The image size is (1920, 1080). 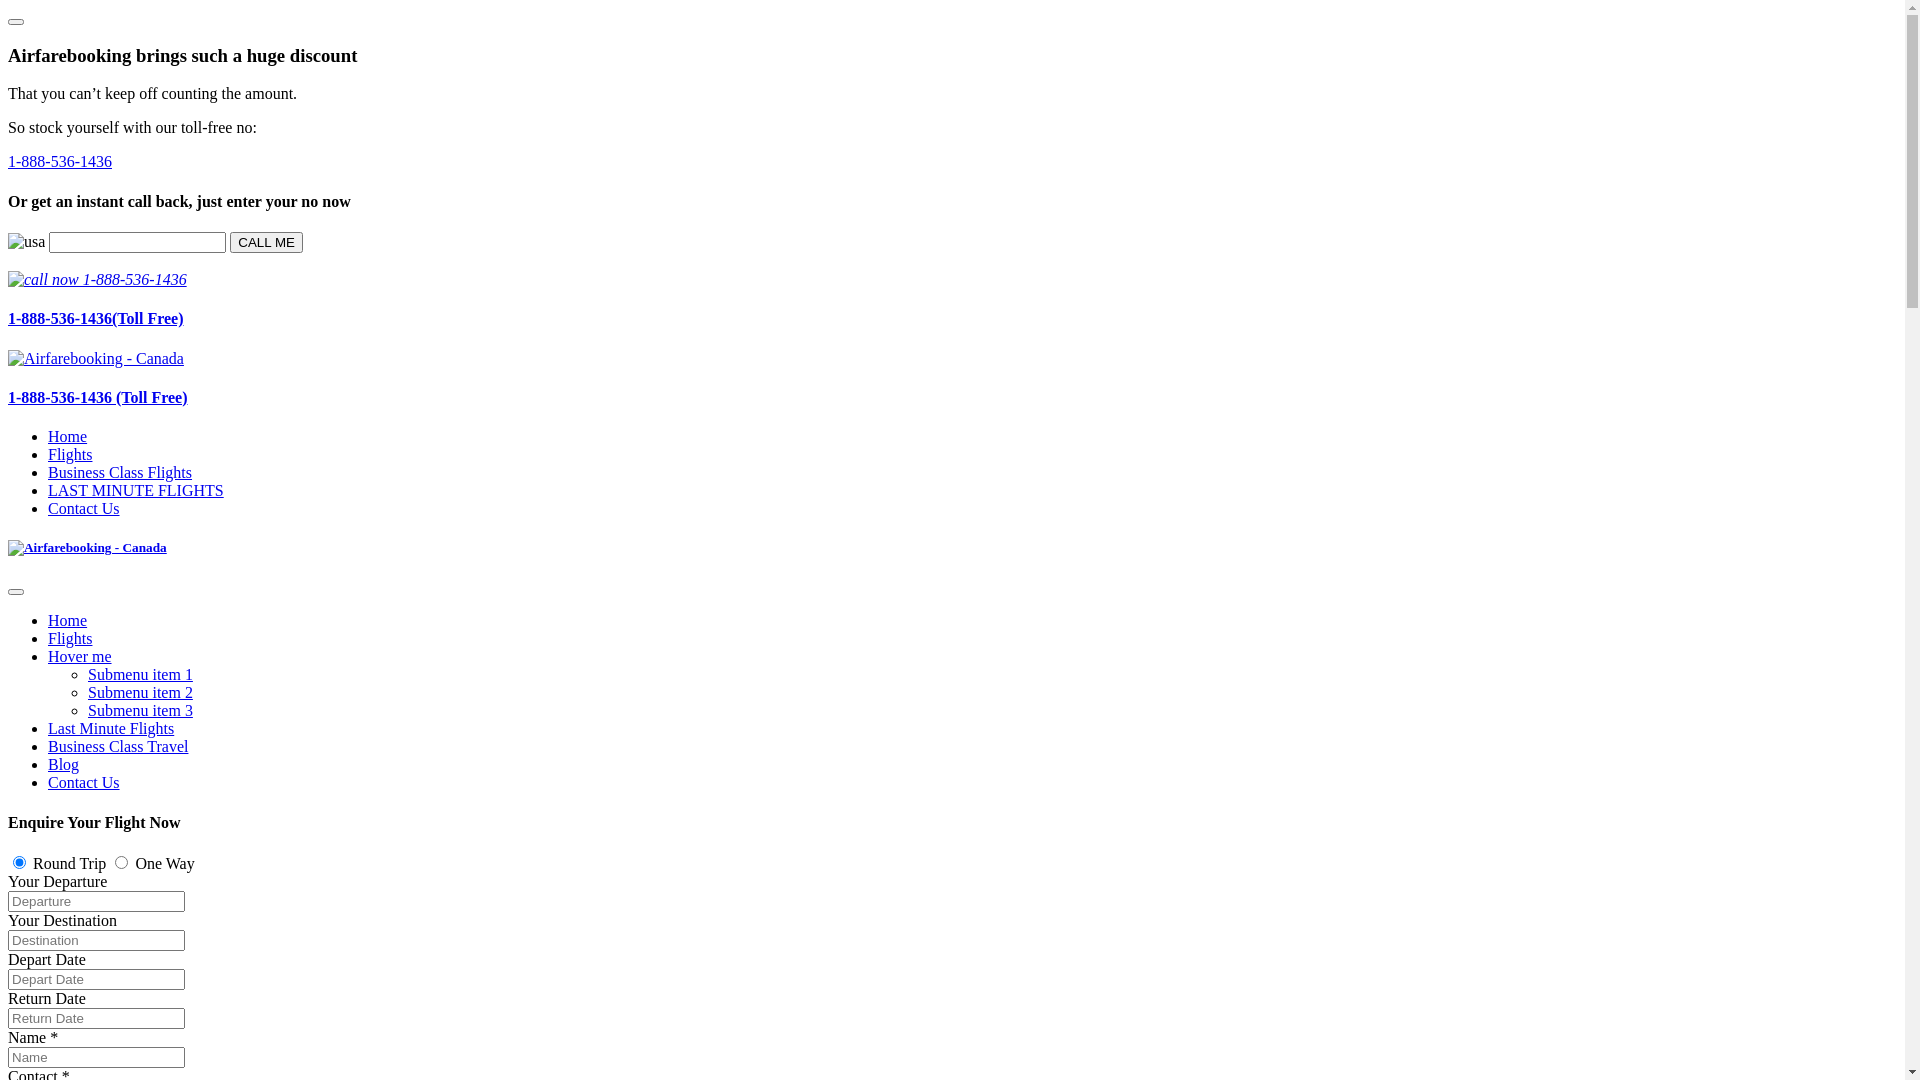 What do you see at coordinates (63, 764) in the screenshot?
I see `'Blog'` at bounding box center [63, 764].